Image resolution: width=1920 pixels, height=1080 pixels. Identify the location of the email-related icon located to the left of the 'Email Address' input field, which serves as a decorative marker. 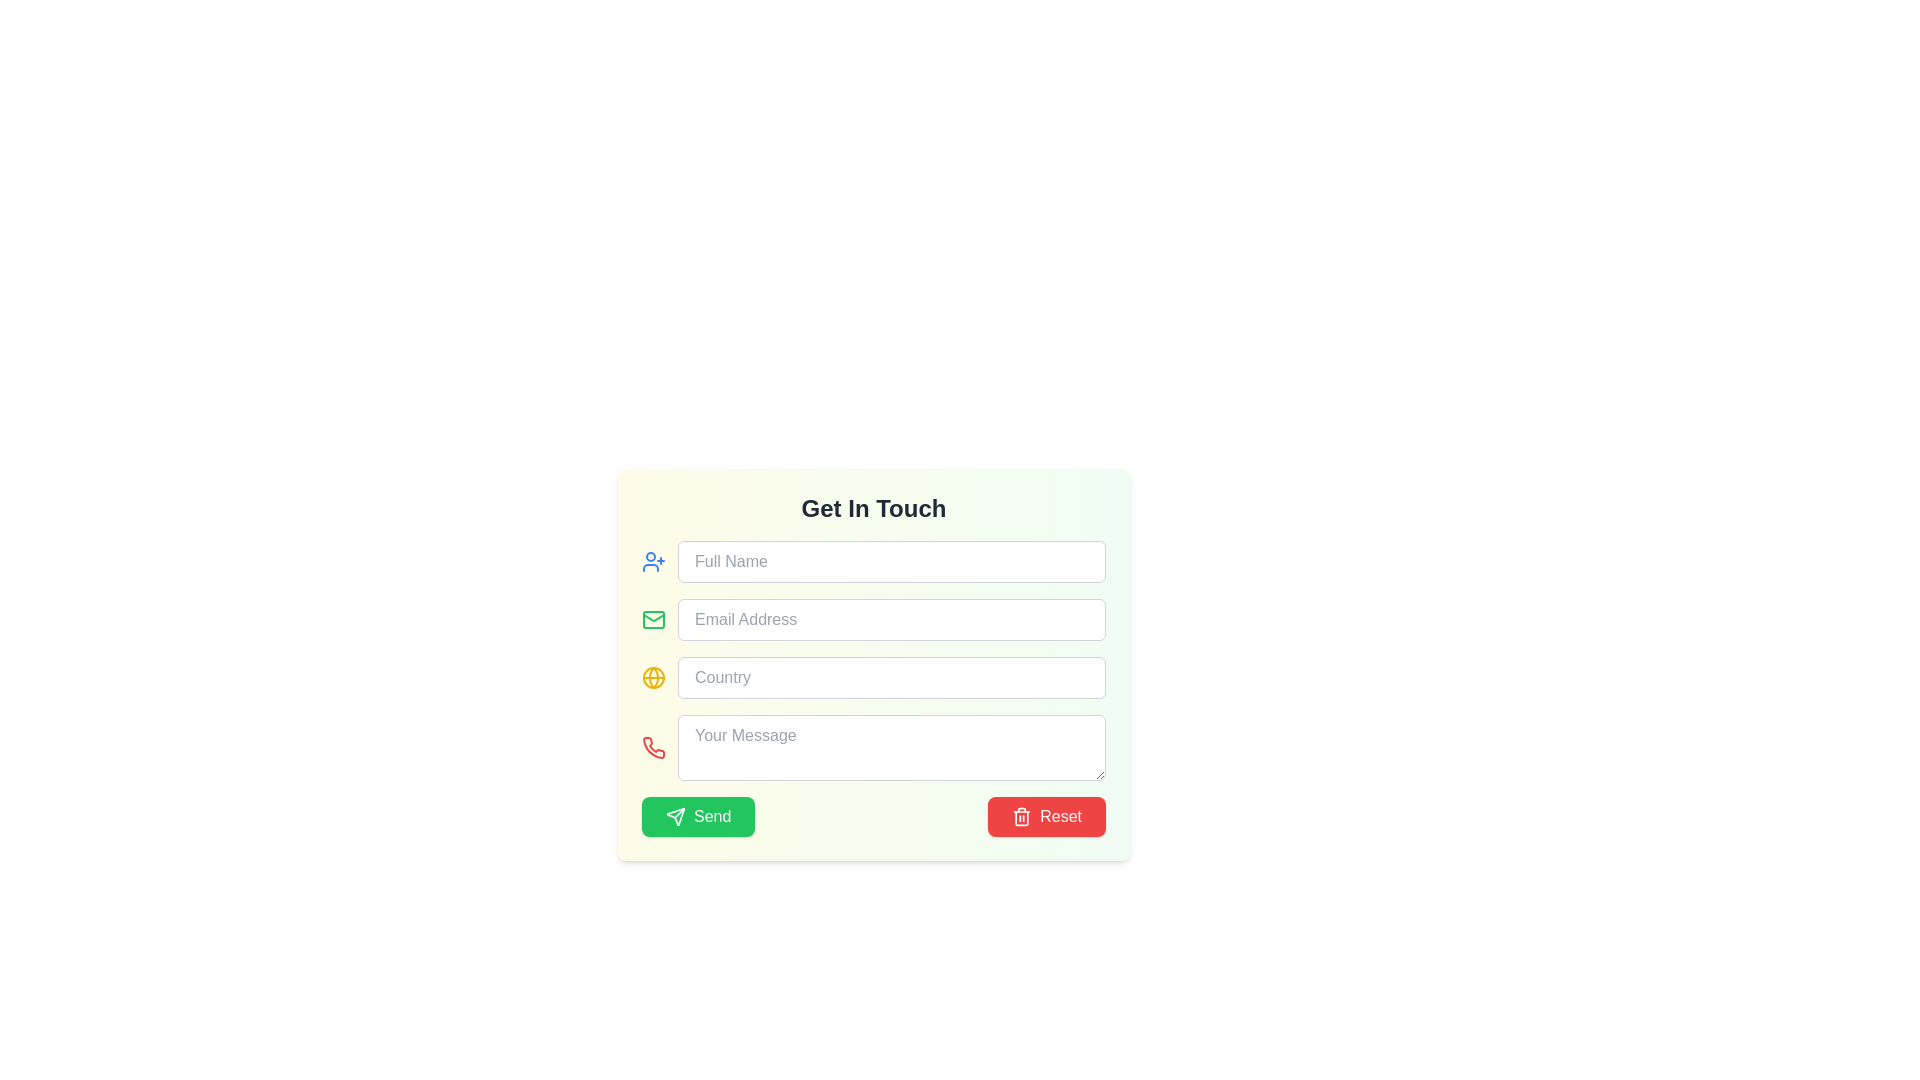
(653, 619).